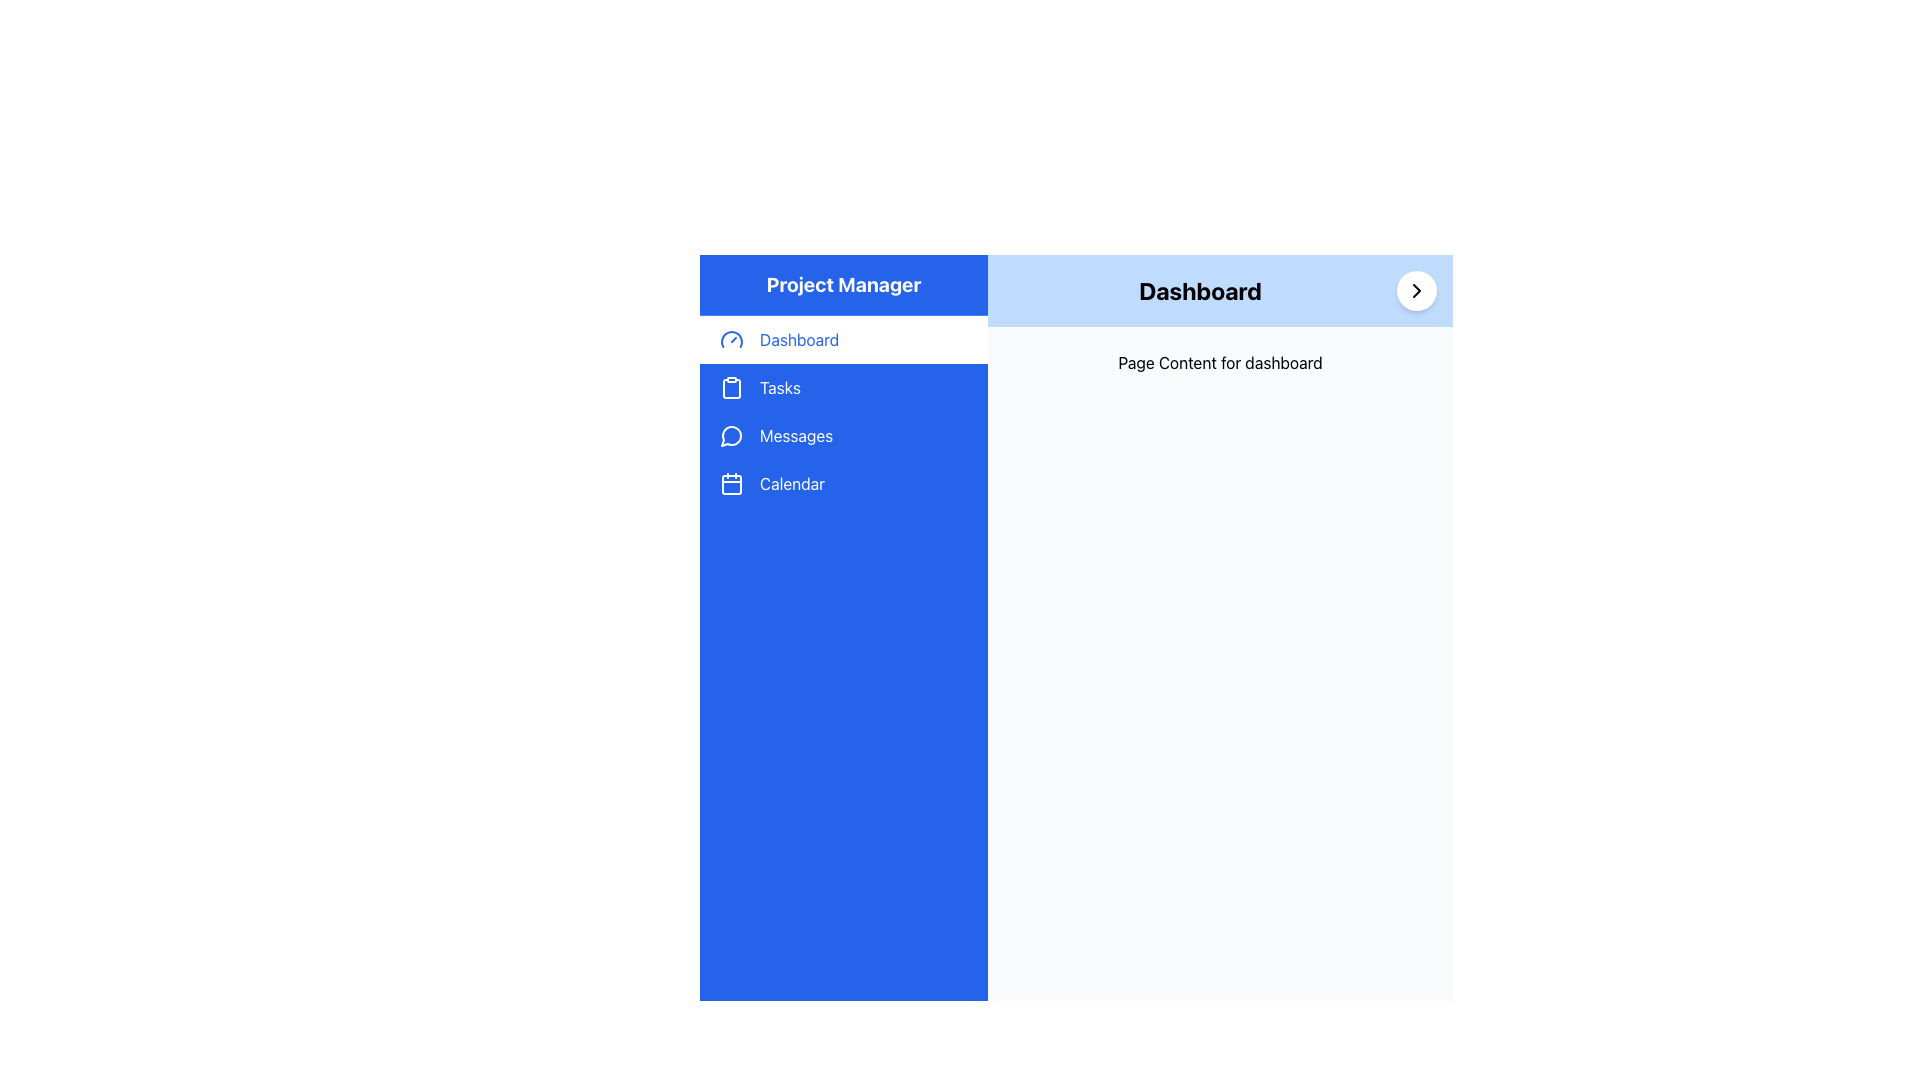  Describe the element at coordinates (730, 483) in the screenshot. I see `the graphical icon representing the Calendar section` at that location.